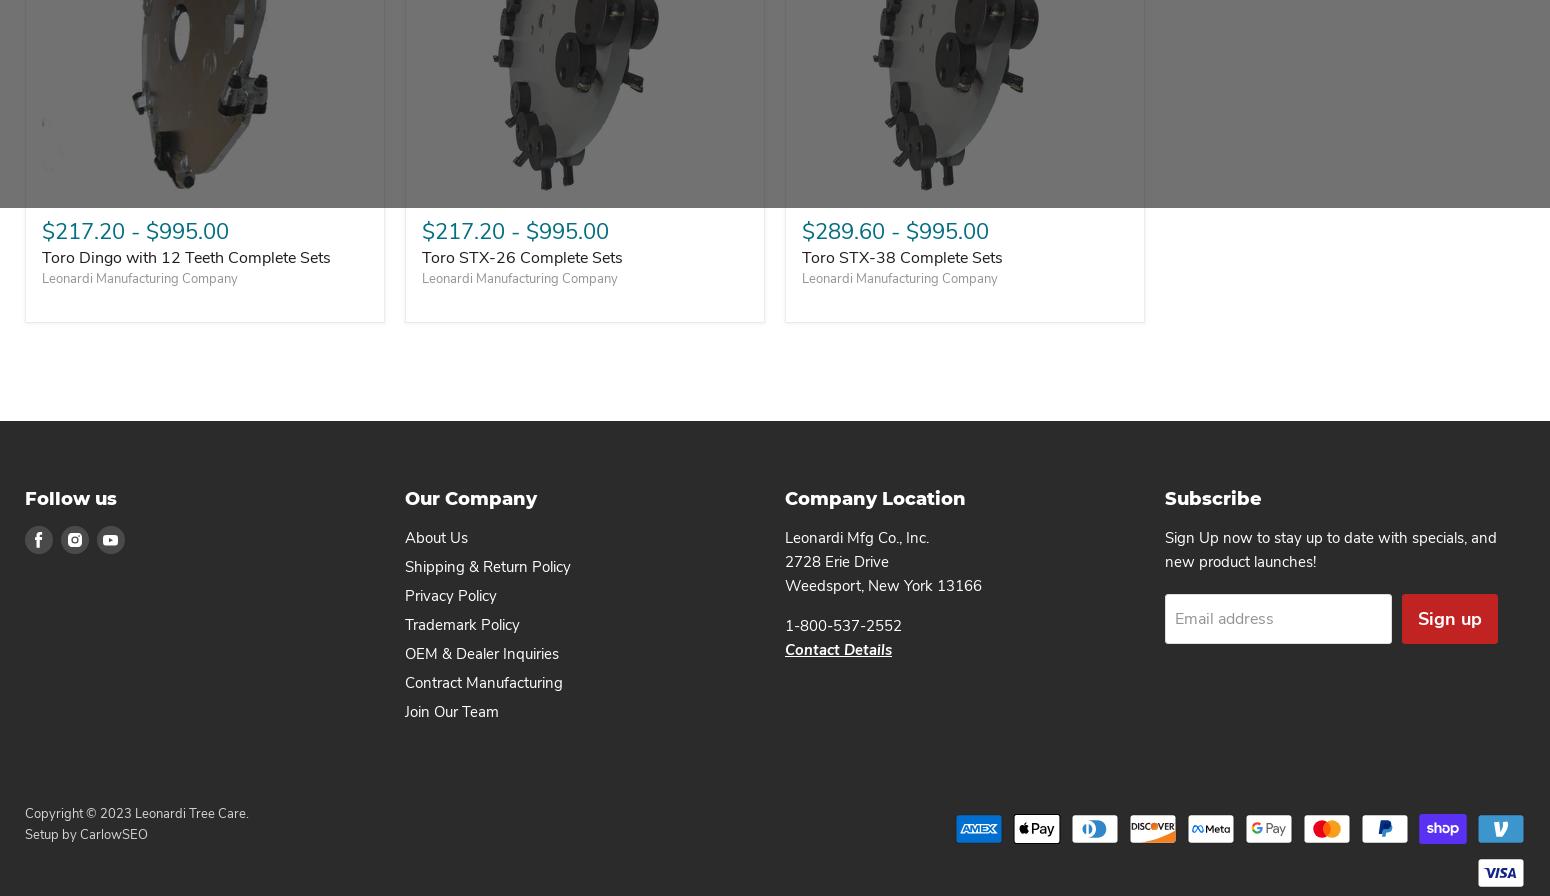  I want to click on 'Contact Details', so click(837, 648).